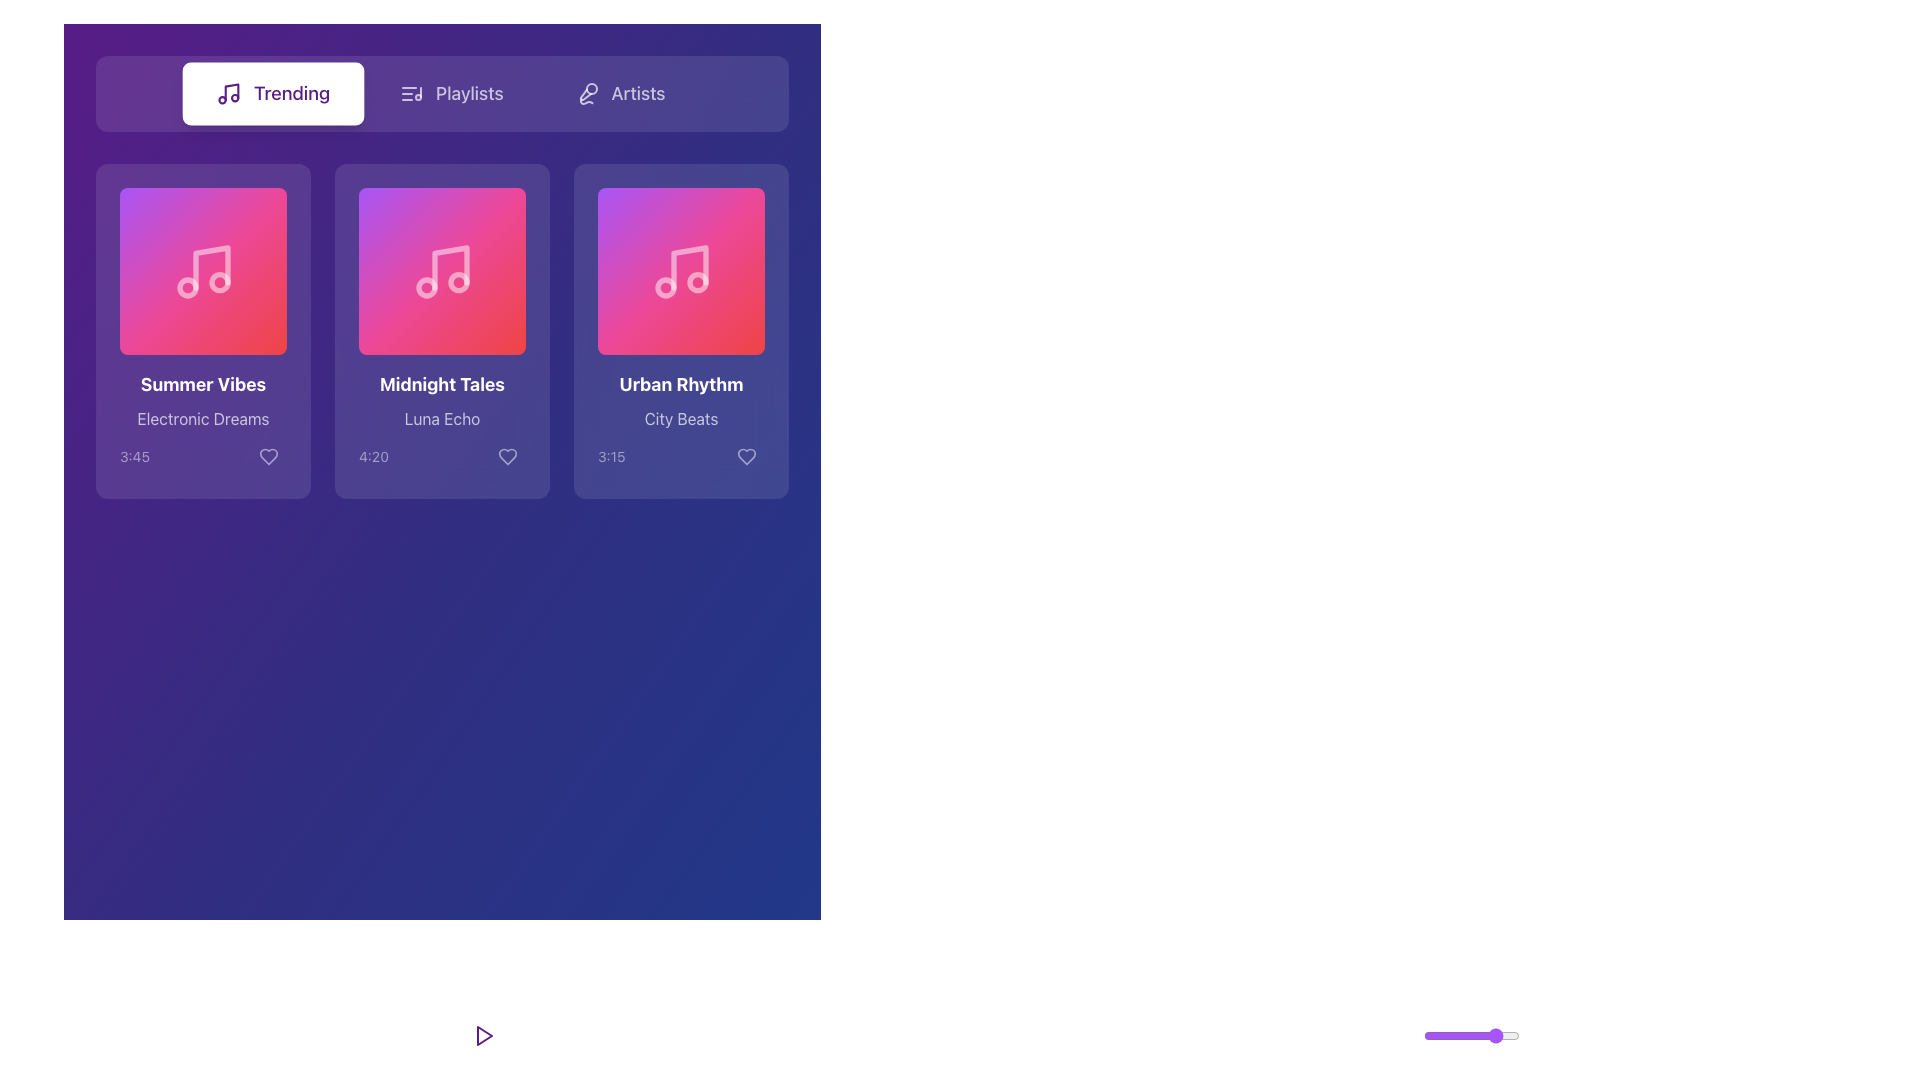  Describe the element at coordinates (272, 93) in the screenshot. I see `the navigation button labeled 'Trending' located in the upper-left corner of the interface` at that location.